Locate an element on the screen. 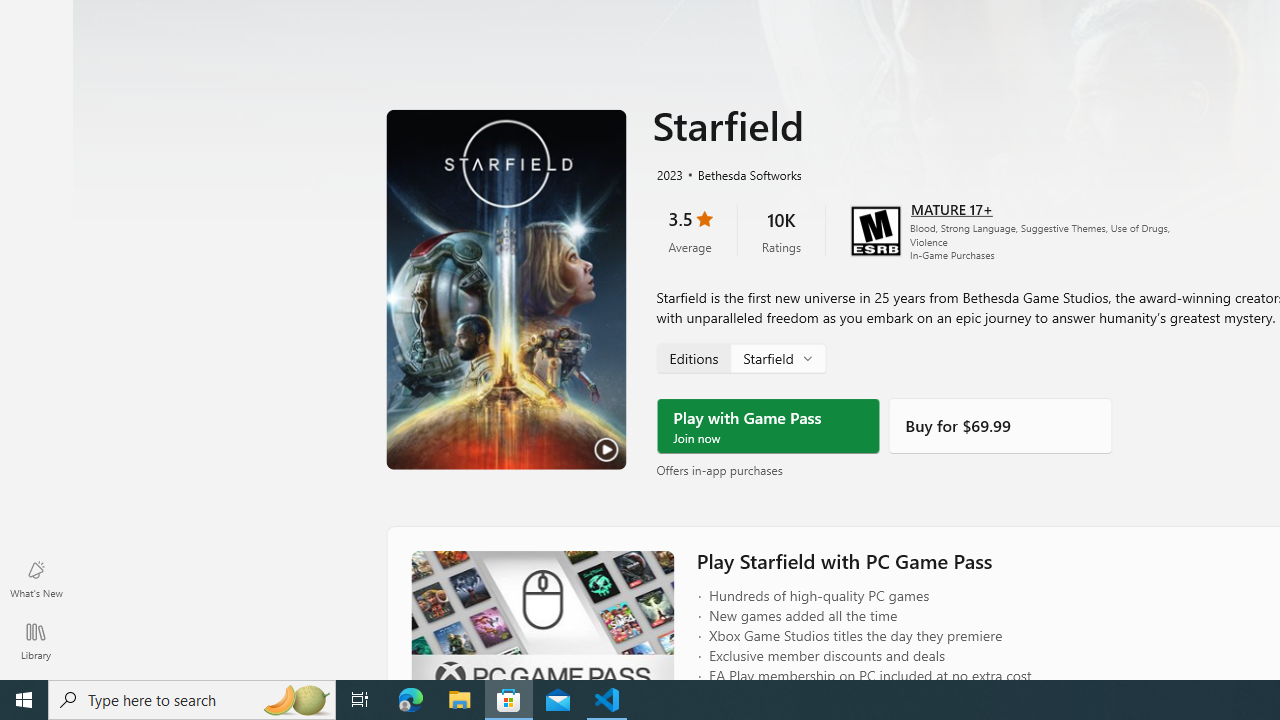  'What' is located at coordinates (35, 578).